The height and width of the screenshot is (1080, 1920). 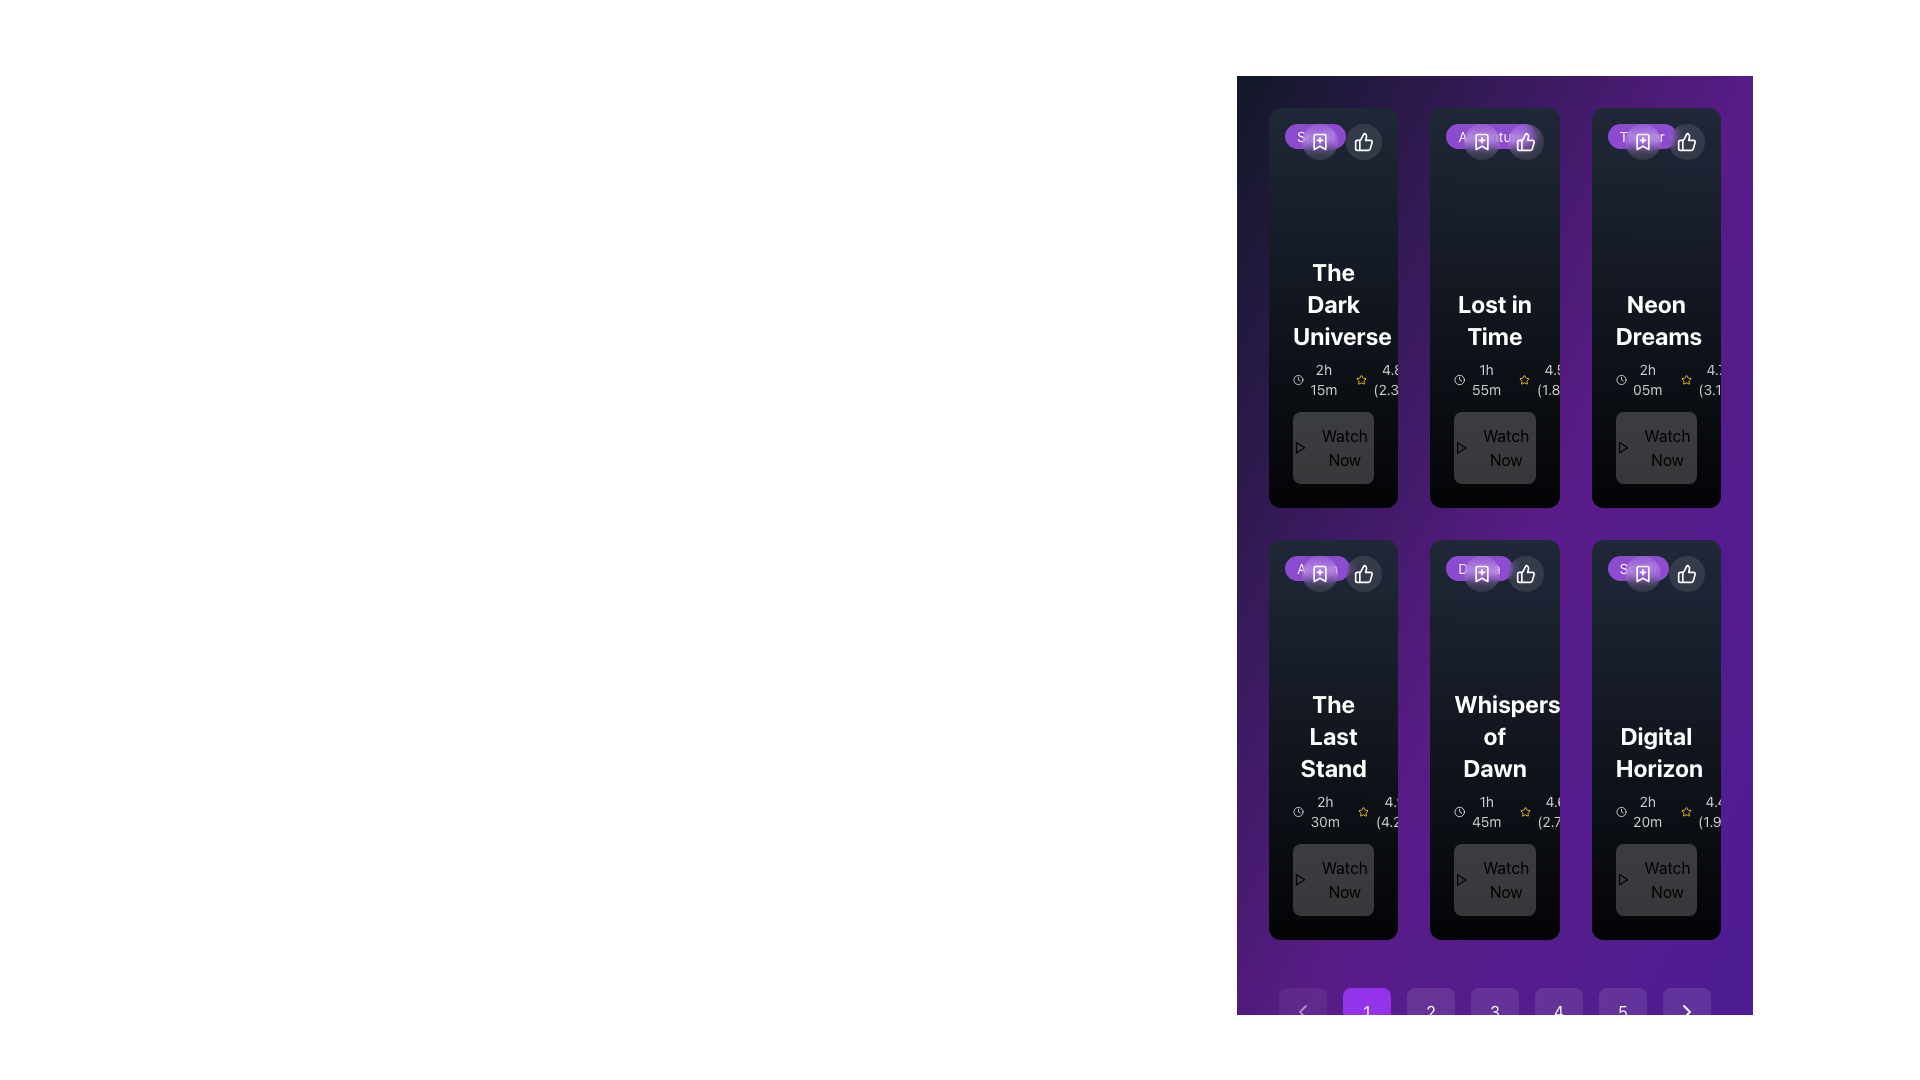 What do you see at coordinates (1481, 141) in the screenshot?
I see `the bookmark icon button located to the right of the 'S' button and to the left of the thumbs up icon on the 'Lost in Time' card` at bounding box center [1481, 141].